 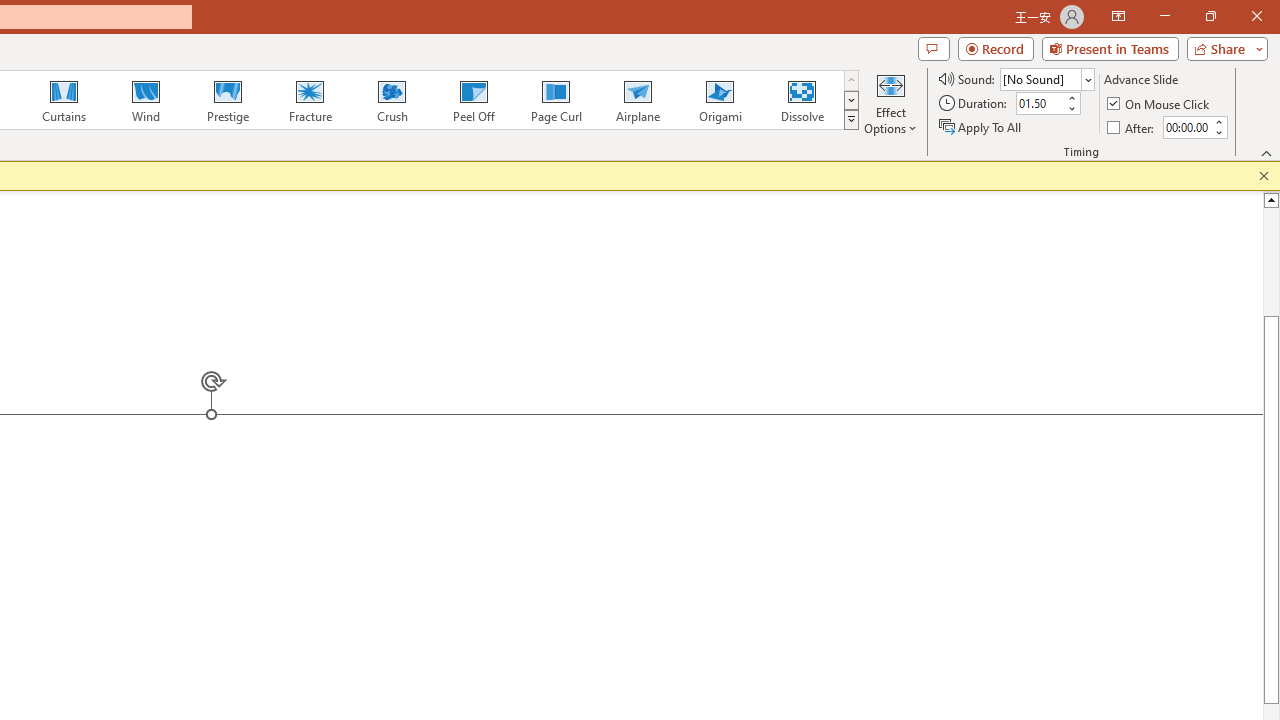 What do you see at coordinates (227, 100) in the screenshot?
I see `'Prestige'` at bounding box center [227, 100].